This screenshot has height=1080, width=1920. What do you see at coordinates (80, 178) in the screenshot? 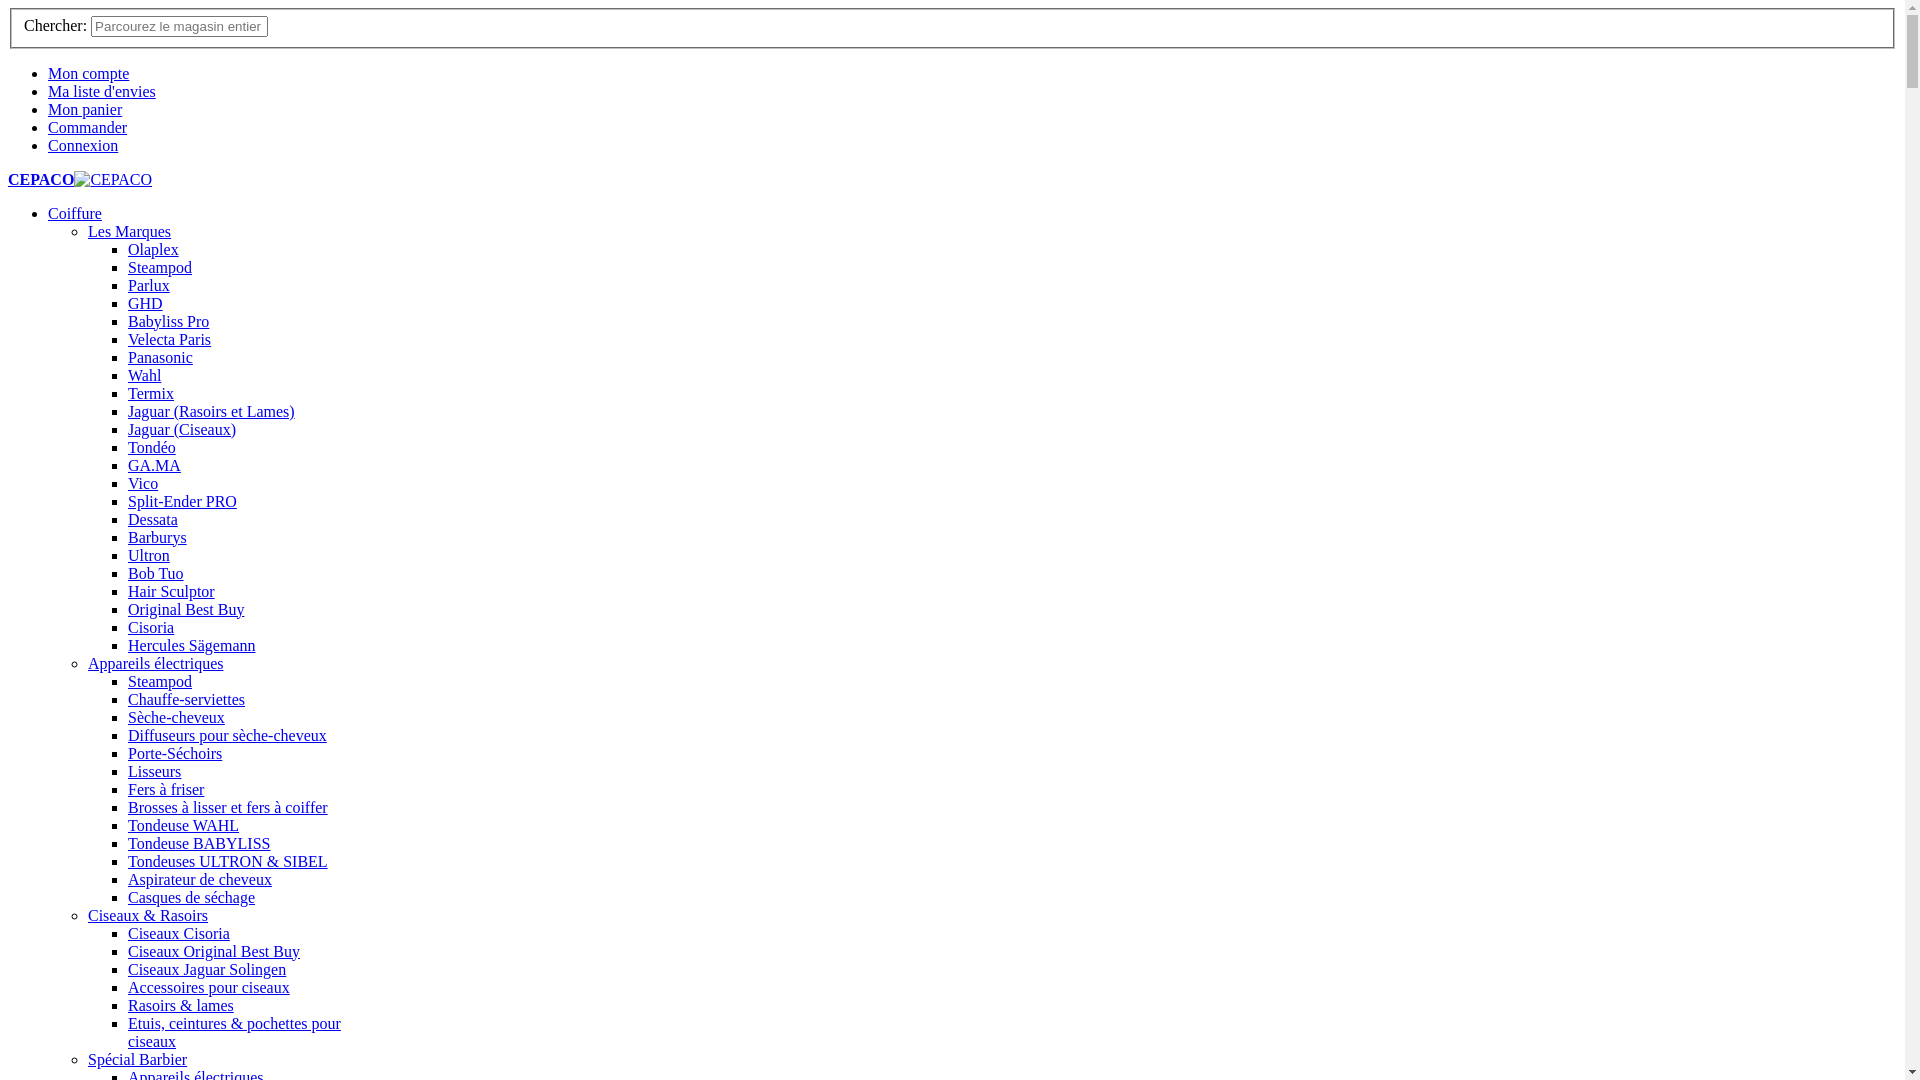
I see `'CEPACO'` at bounding box center [80, 178].